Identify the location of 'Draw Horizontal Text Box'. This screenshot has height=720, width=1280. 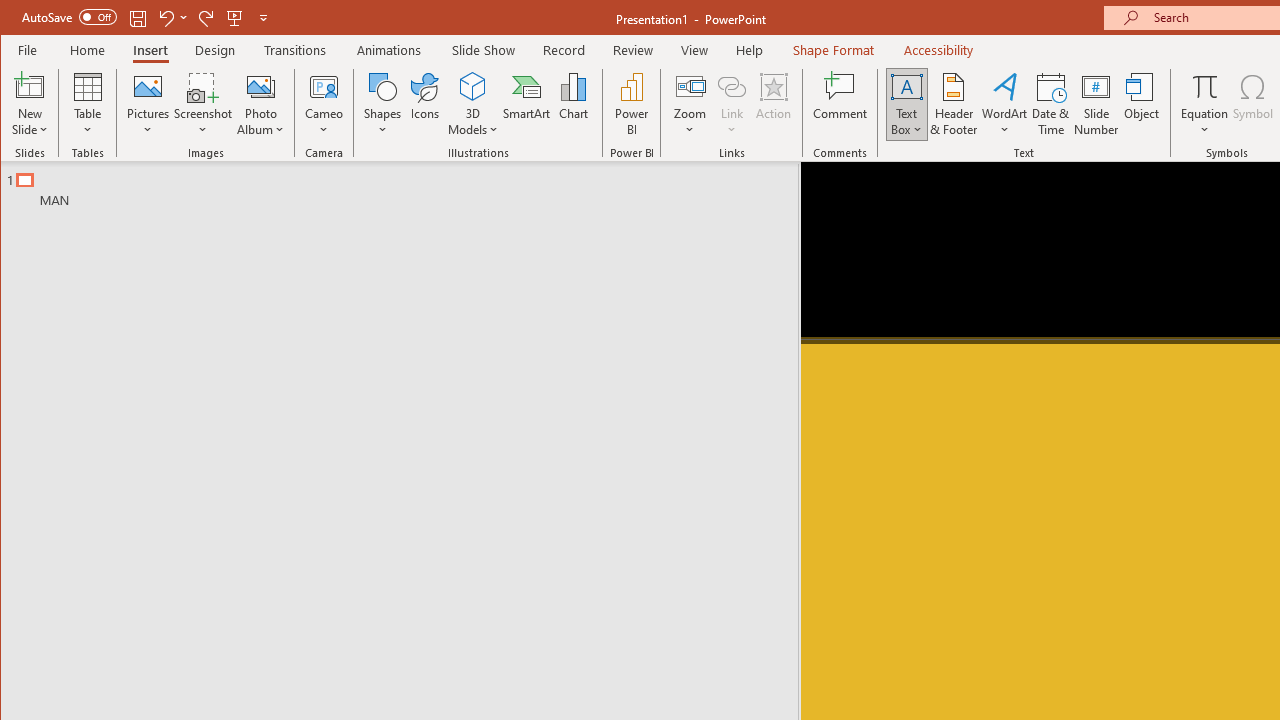
(905, 85).